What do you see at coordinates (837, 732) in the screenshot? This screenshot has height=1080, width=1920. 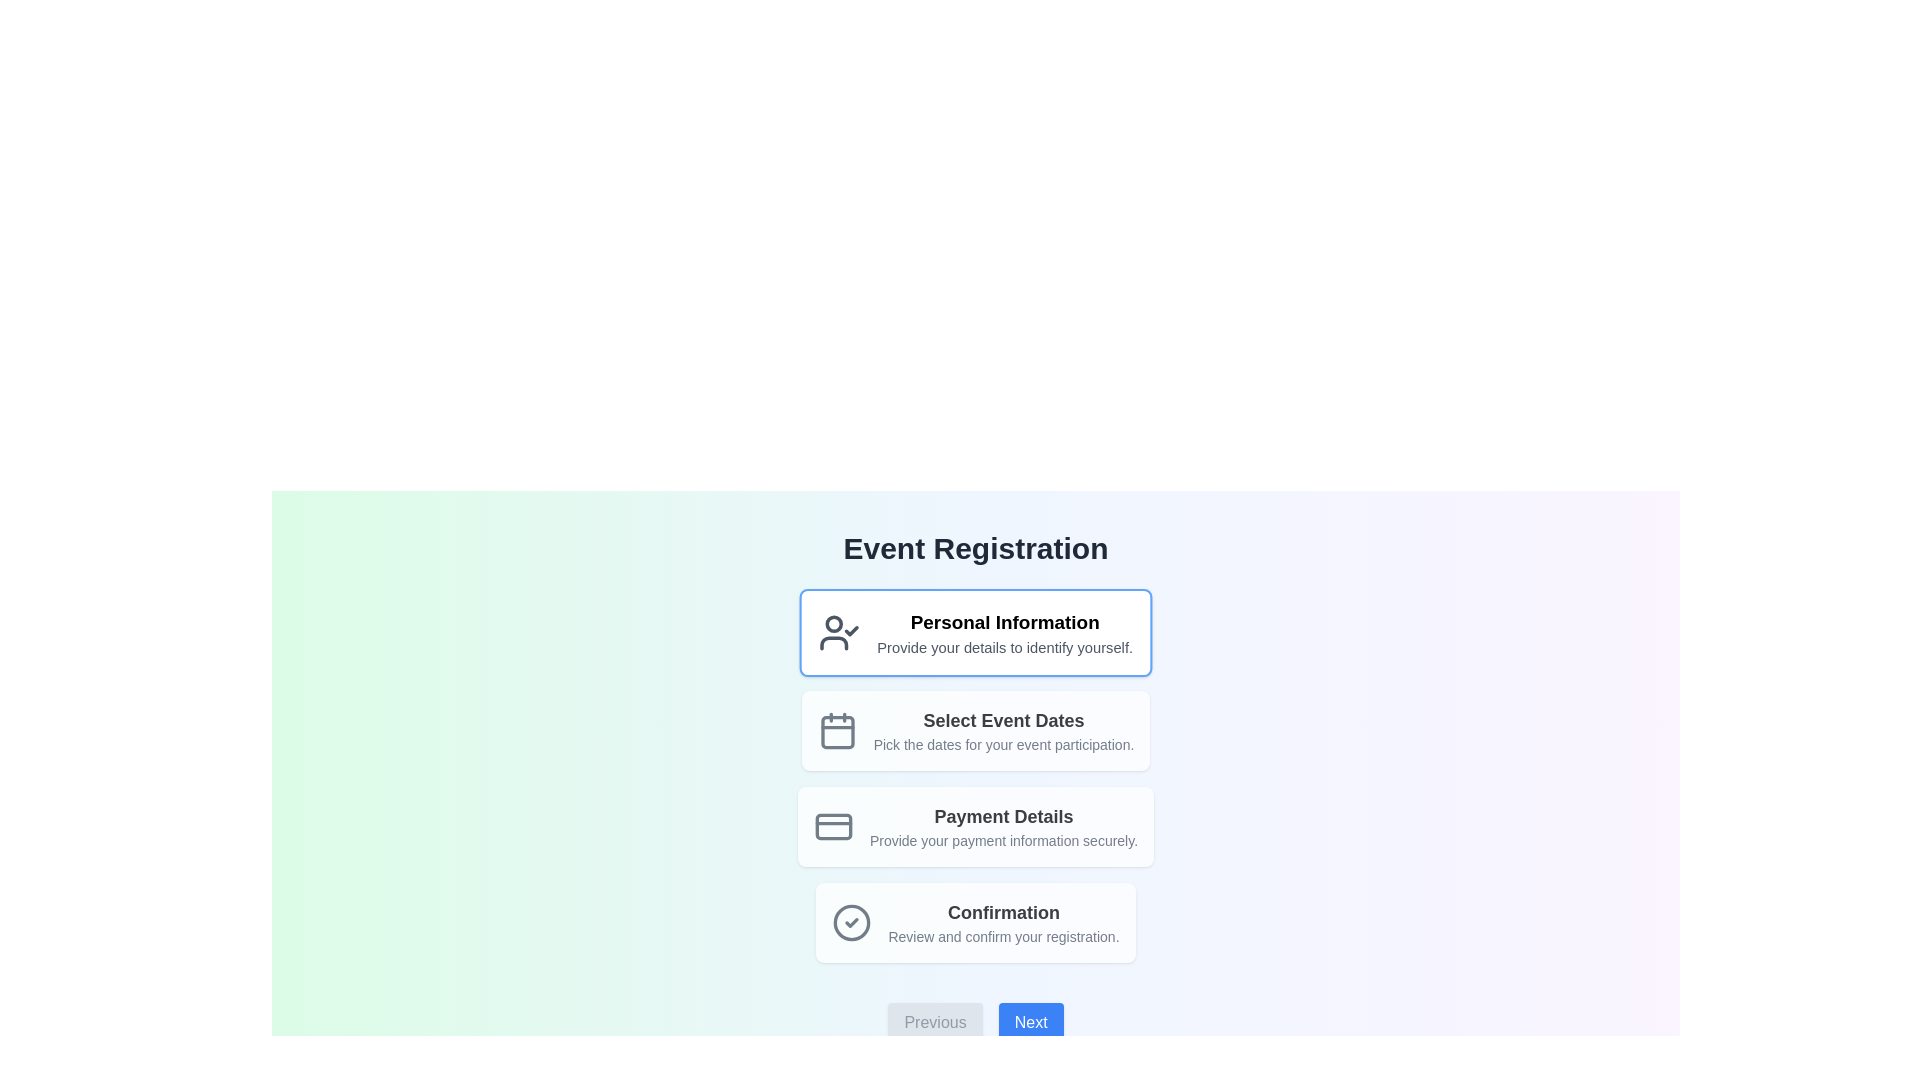 I see `the calendar icon representing the second step titled 'Select Event Dates' in the progress list` at bounding box center [837, 732].